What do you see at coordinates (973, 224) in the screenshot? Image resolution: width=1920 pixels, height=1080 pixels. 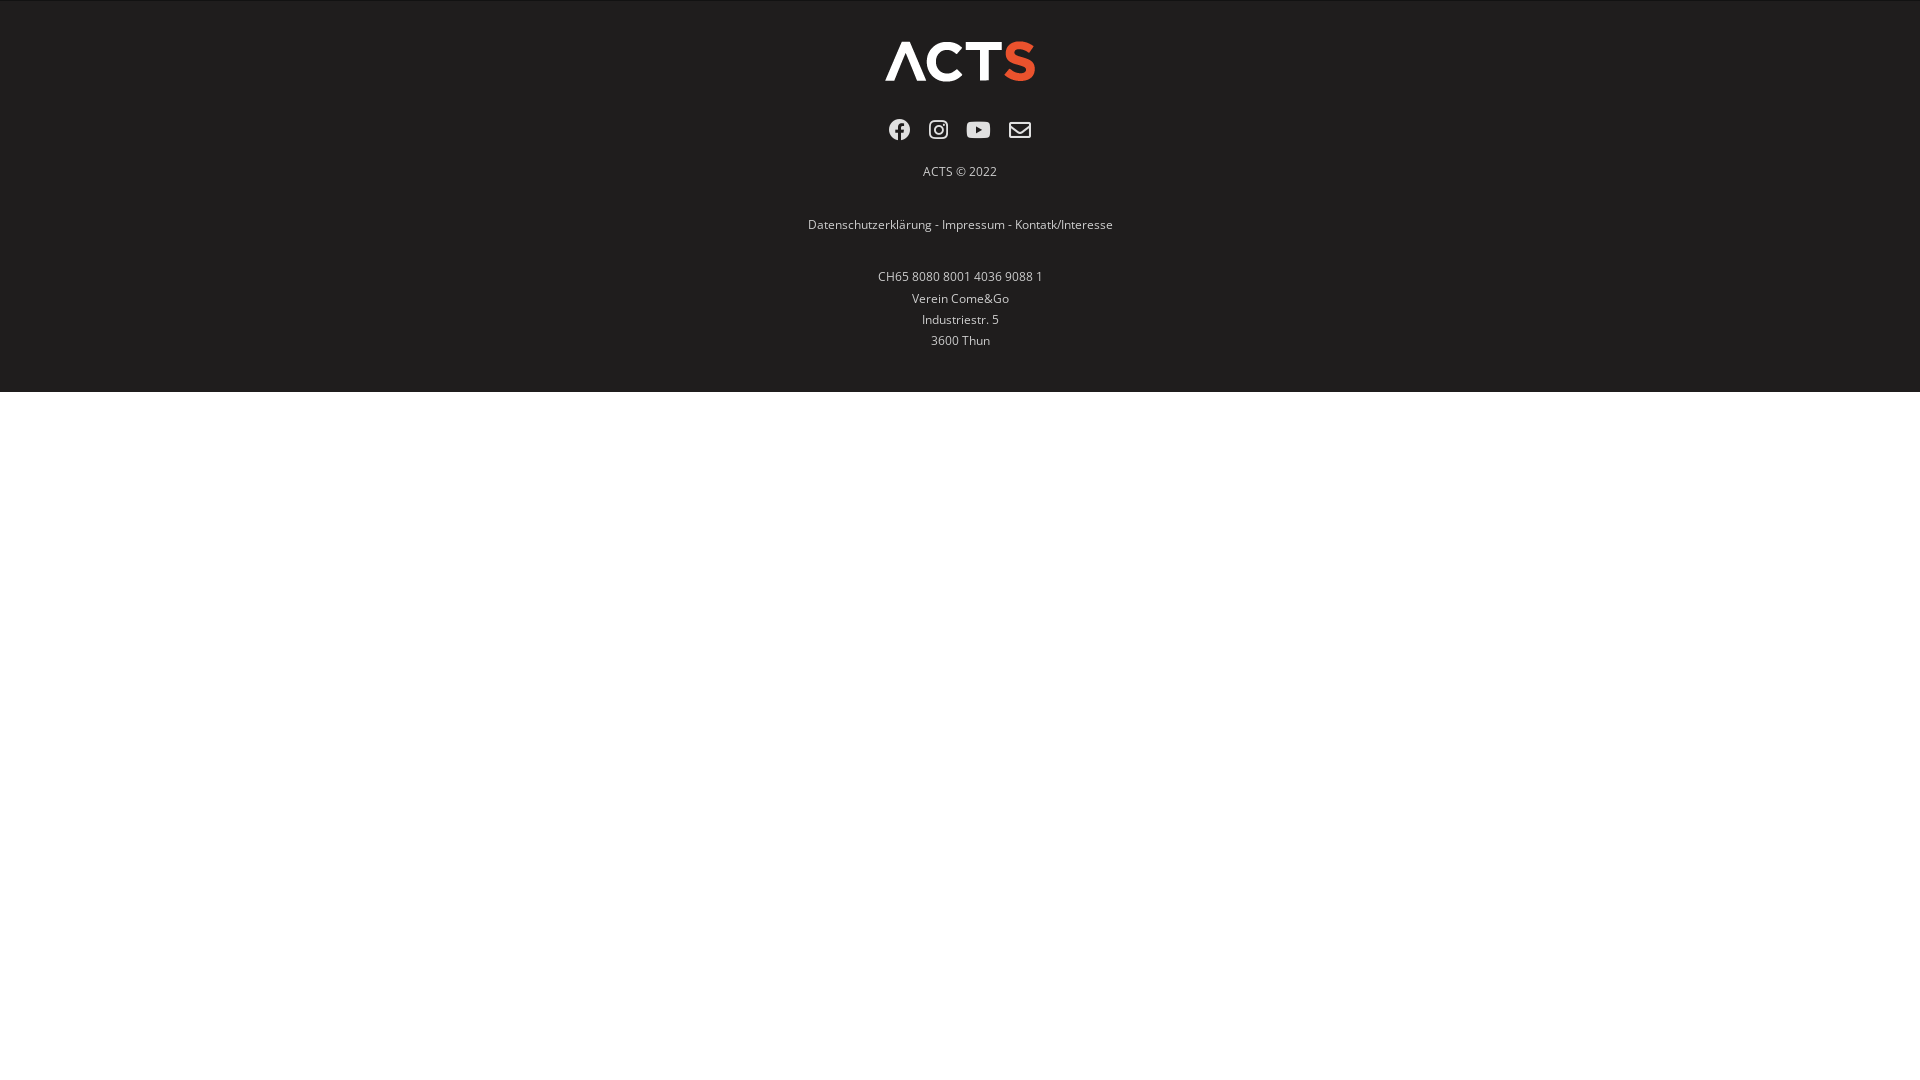 I see `'Impressum'` at bounding box center [973, 224].